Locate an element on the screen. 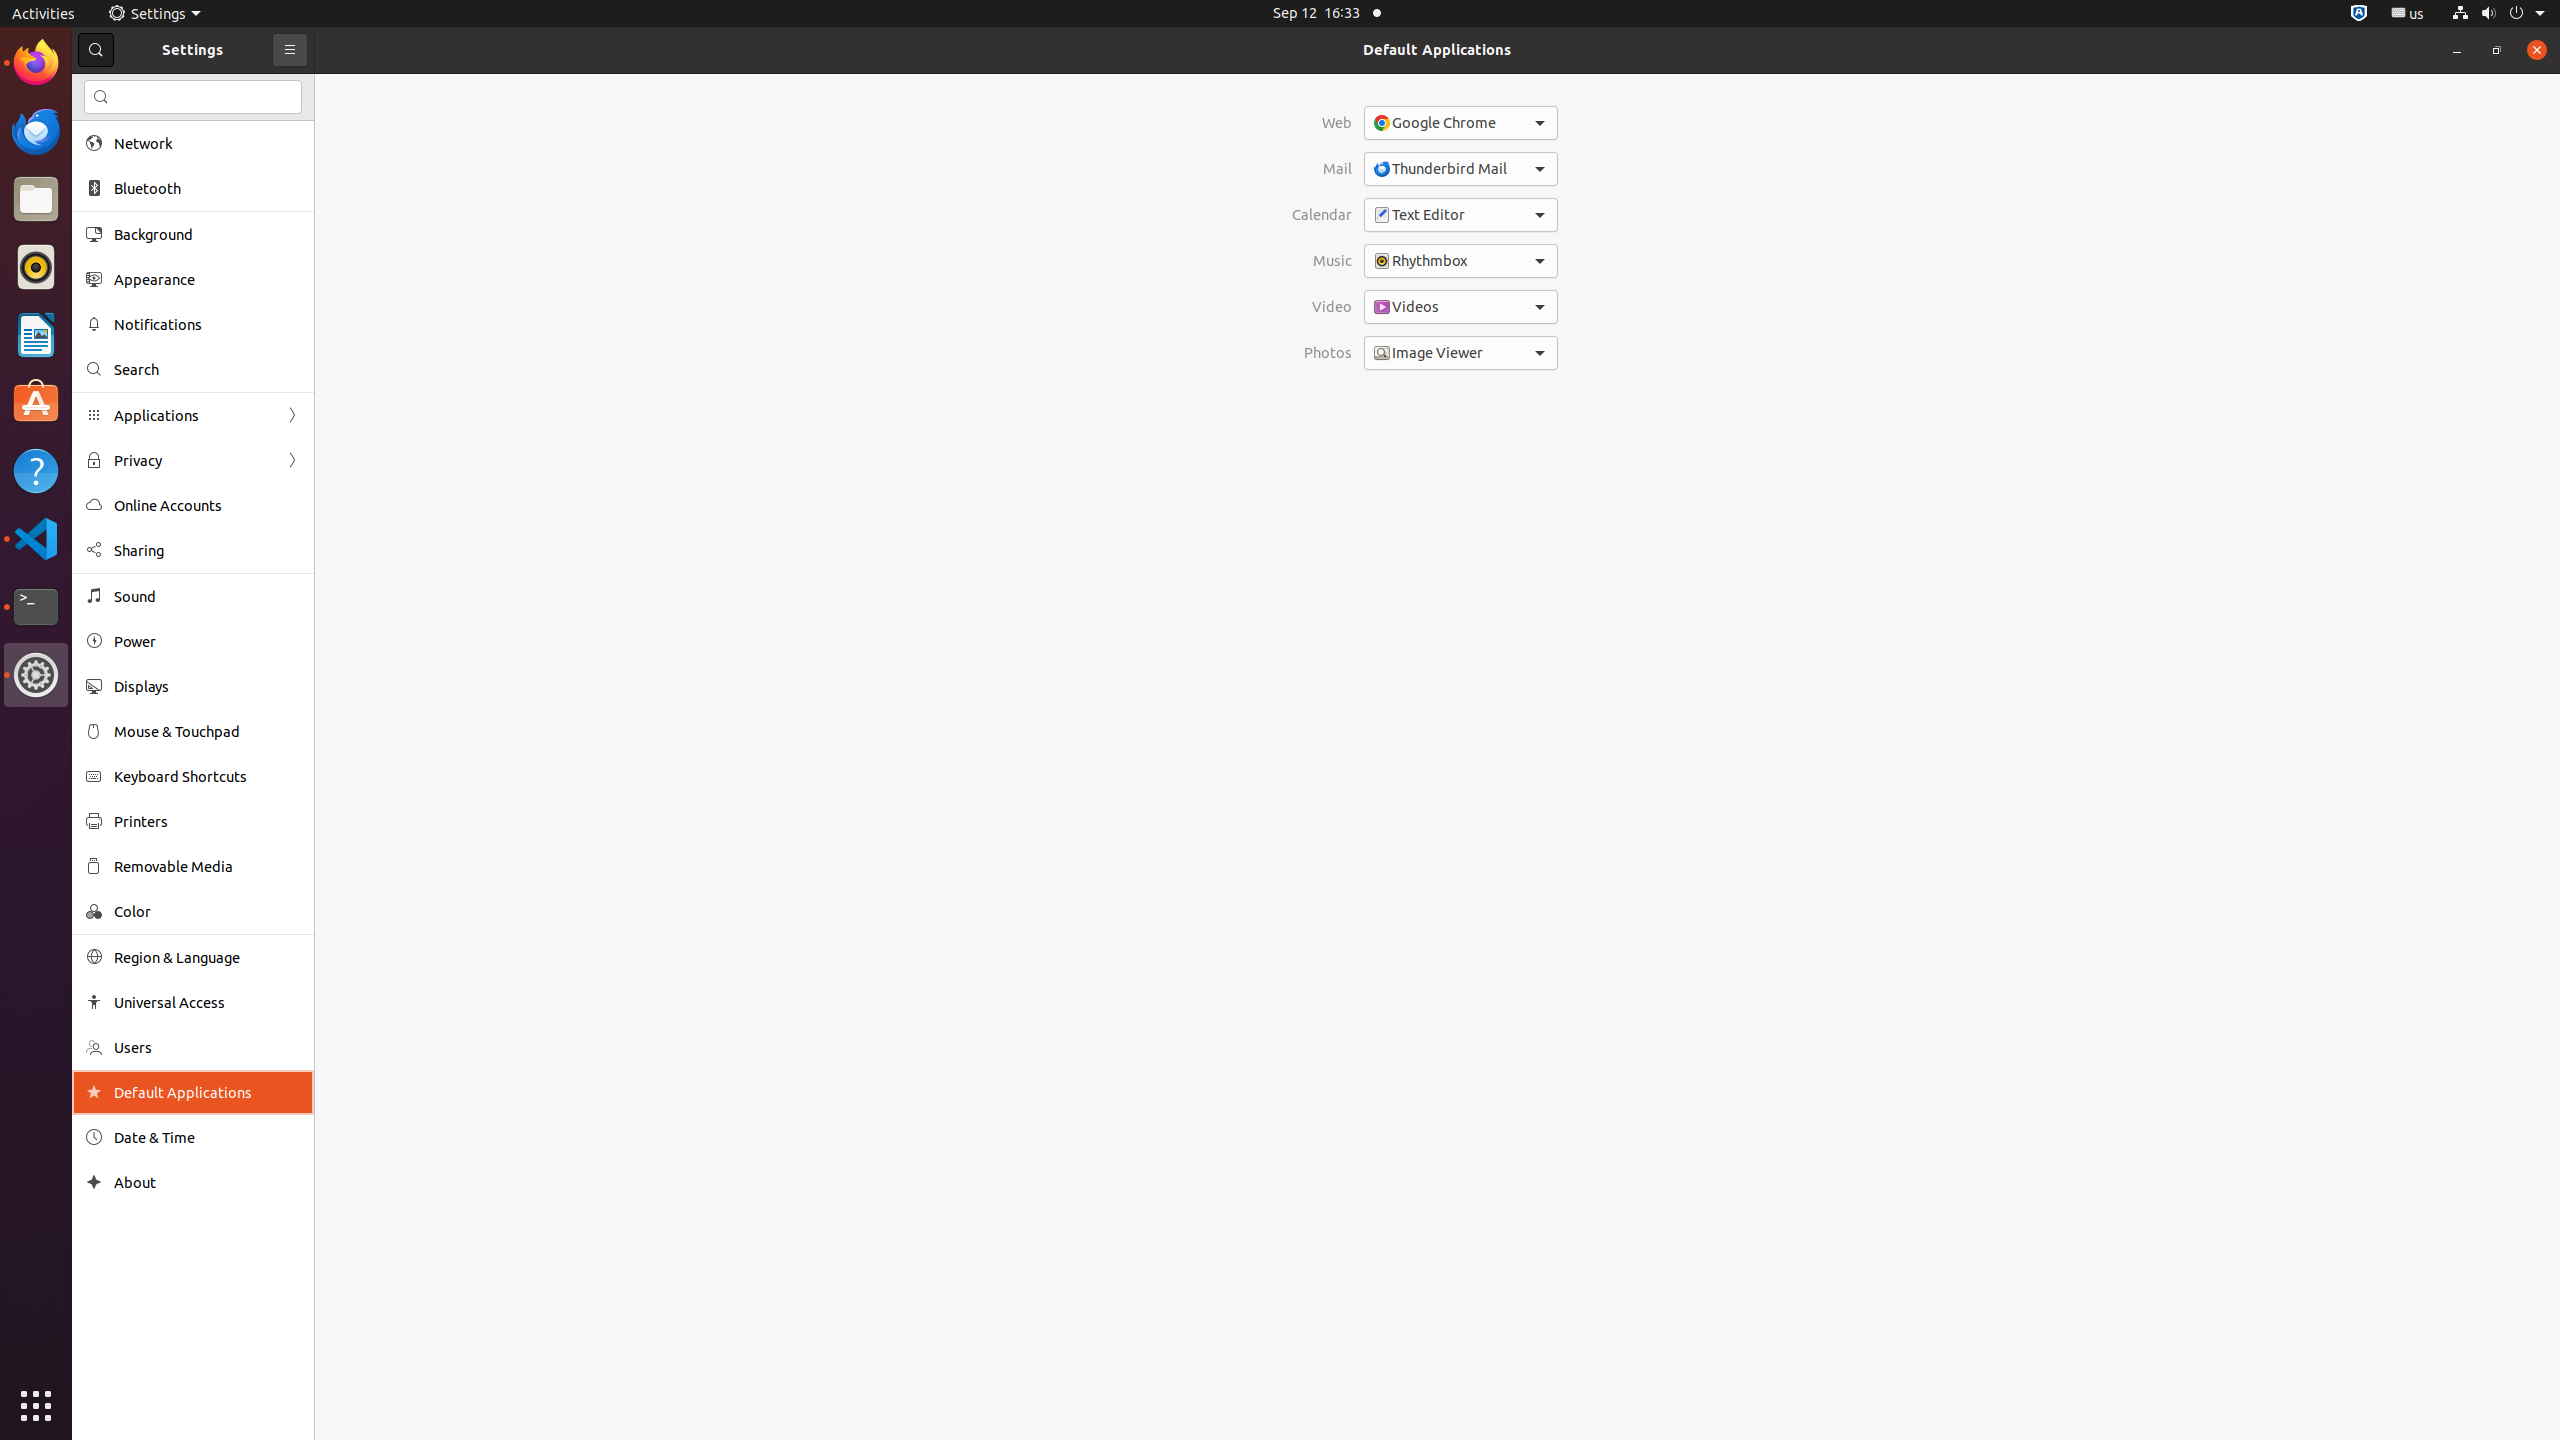 The image size is (2560, 1440). 'Sound' is located at coordinates (207, 595).